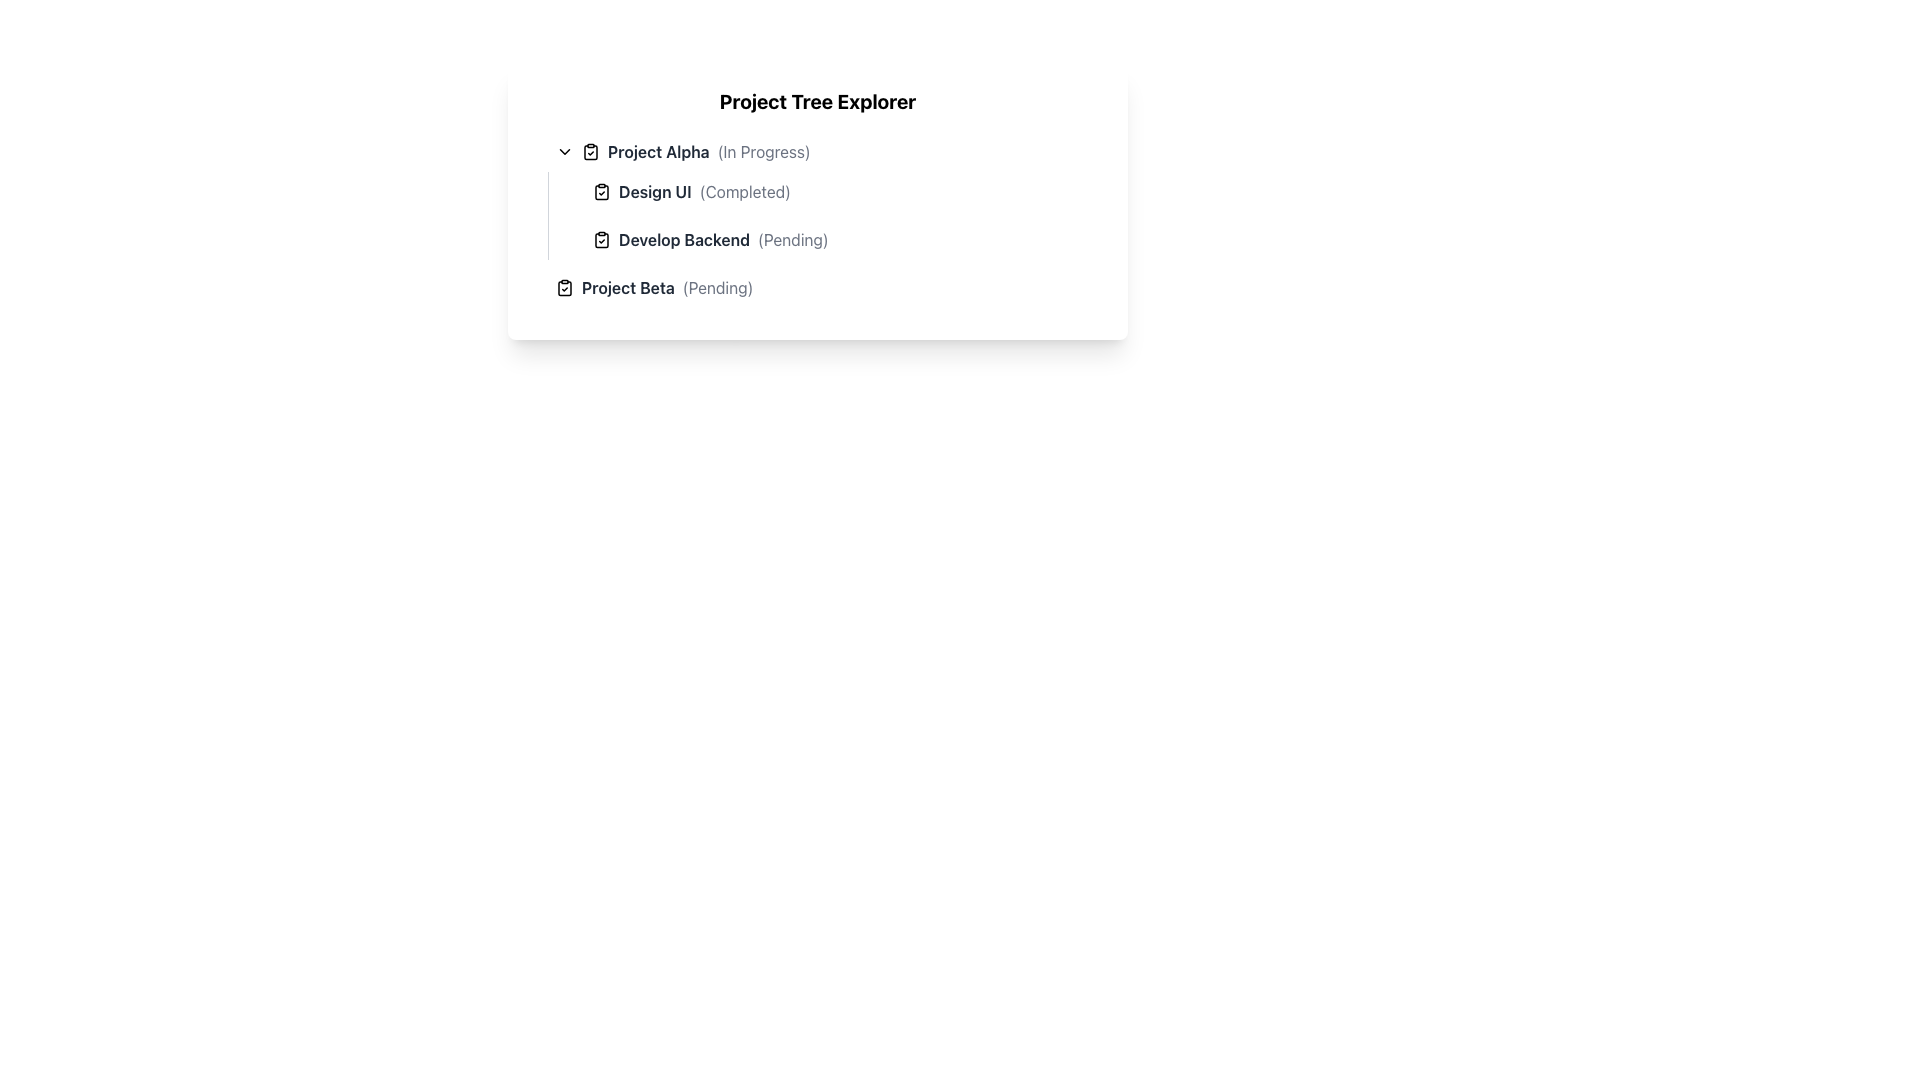 This screenshot has height=1080, width=1920. Describe the element at coordinates (655, 192) in the screenshot. I see `the text label reading 'Design UI' which is styled in bold dark gray and positioned within the 'Project Alpha' section, aligned left and followed by '(Completed)'` at that location.